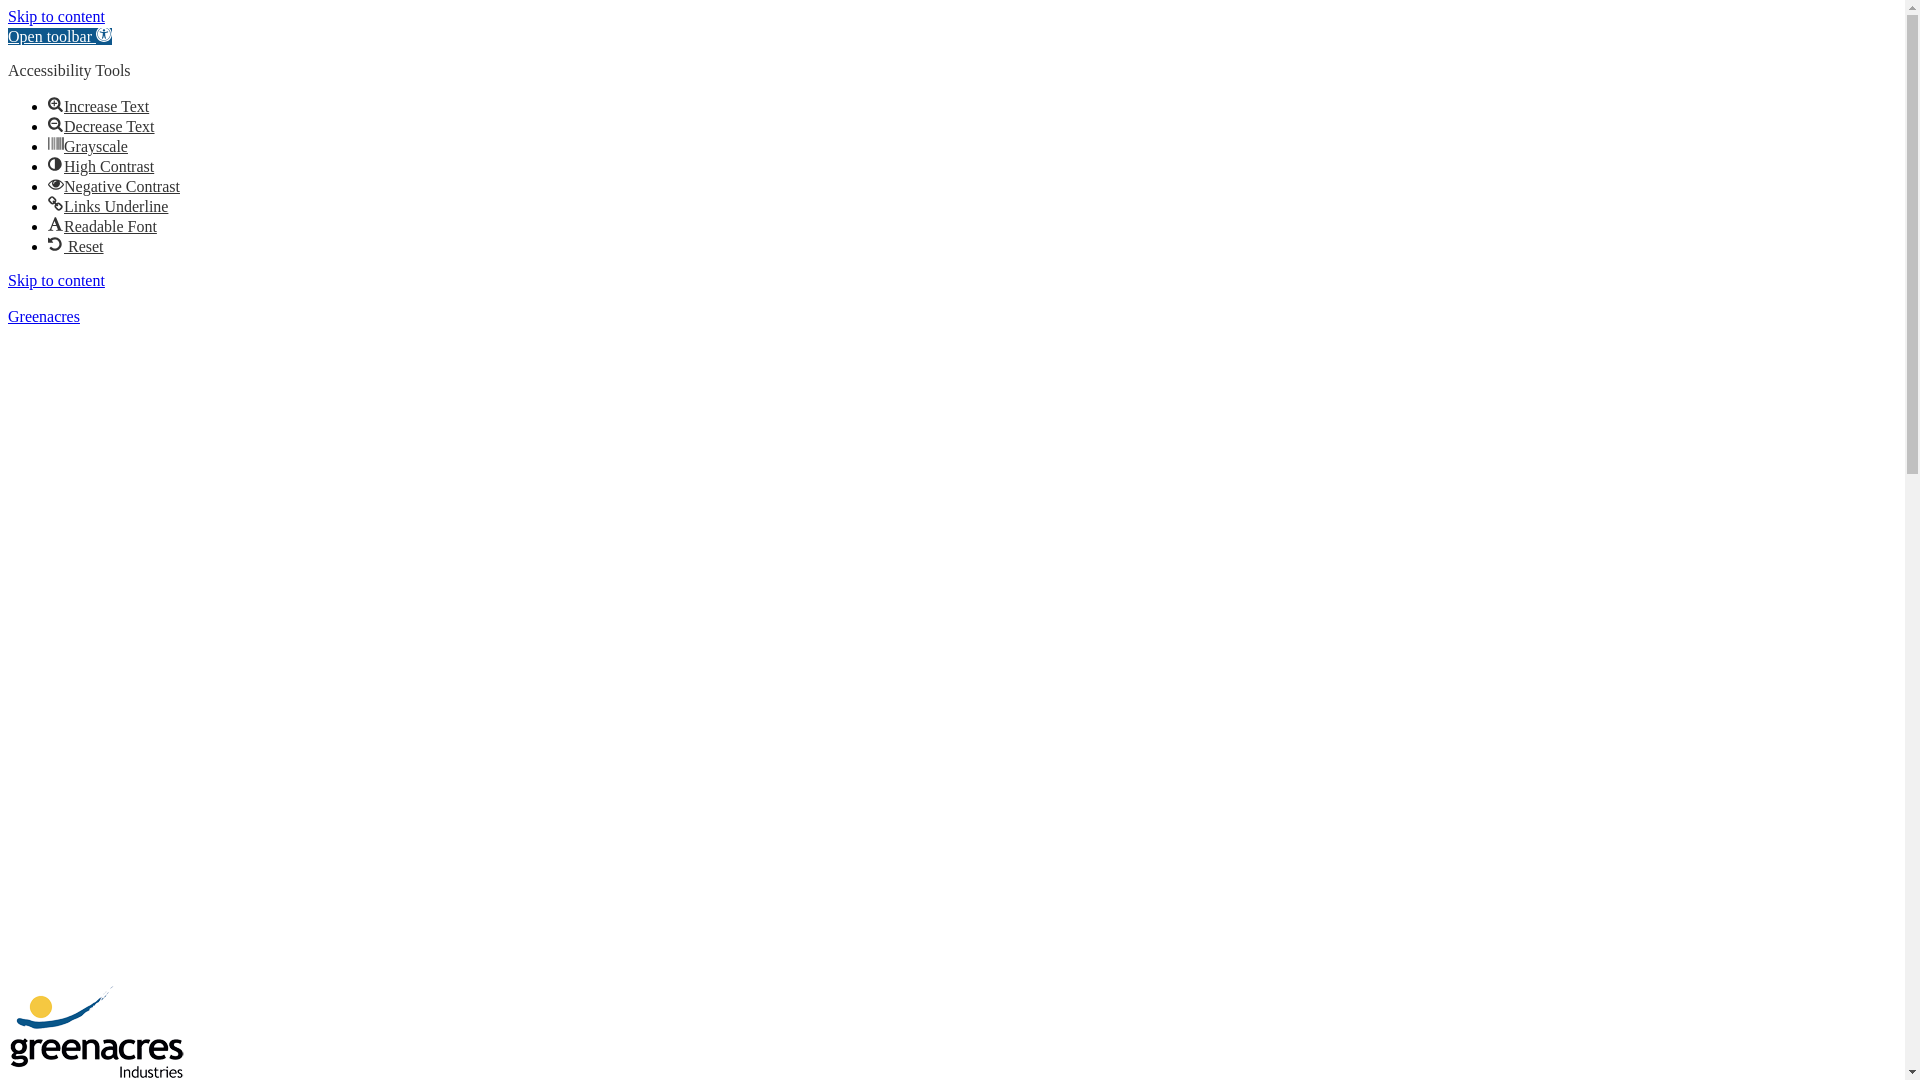 This screenshot has height=1080, width=1920. Describe the element at coordinates (101, 225) in the screenshot. I see `'Readable FontReadable Font'` at that location.